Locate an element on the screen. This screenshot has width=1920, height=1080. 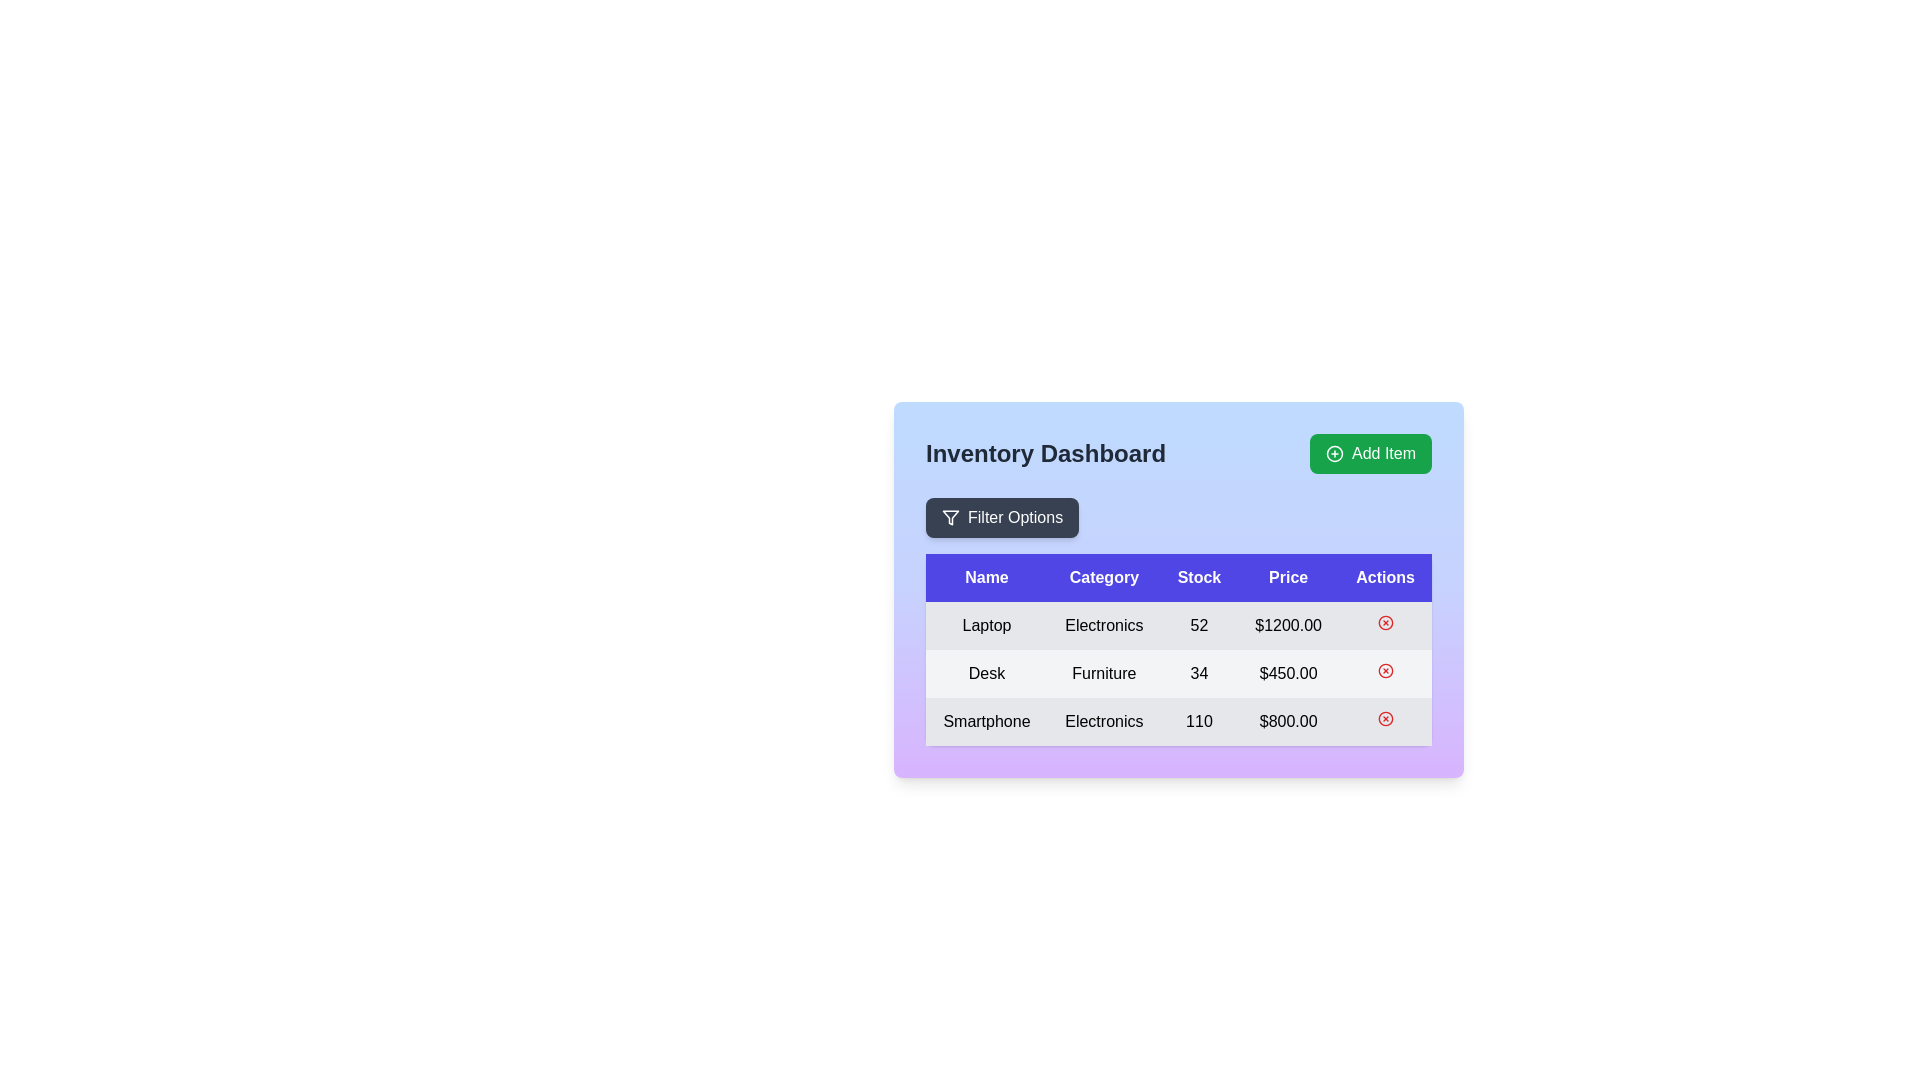
the visual representation of the stylized funnel icon located within the 'Filter Options' button in the header area of the Inventory Dashboard is located at coordinates (949, 516).